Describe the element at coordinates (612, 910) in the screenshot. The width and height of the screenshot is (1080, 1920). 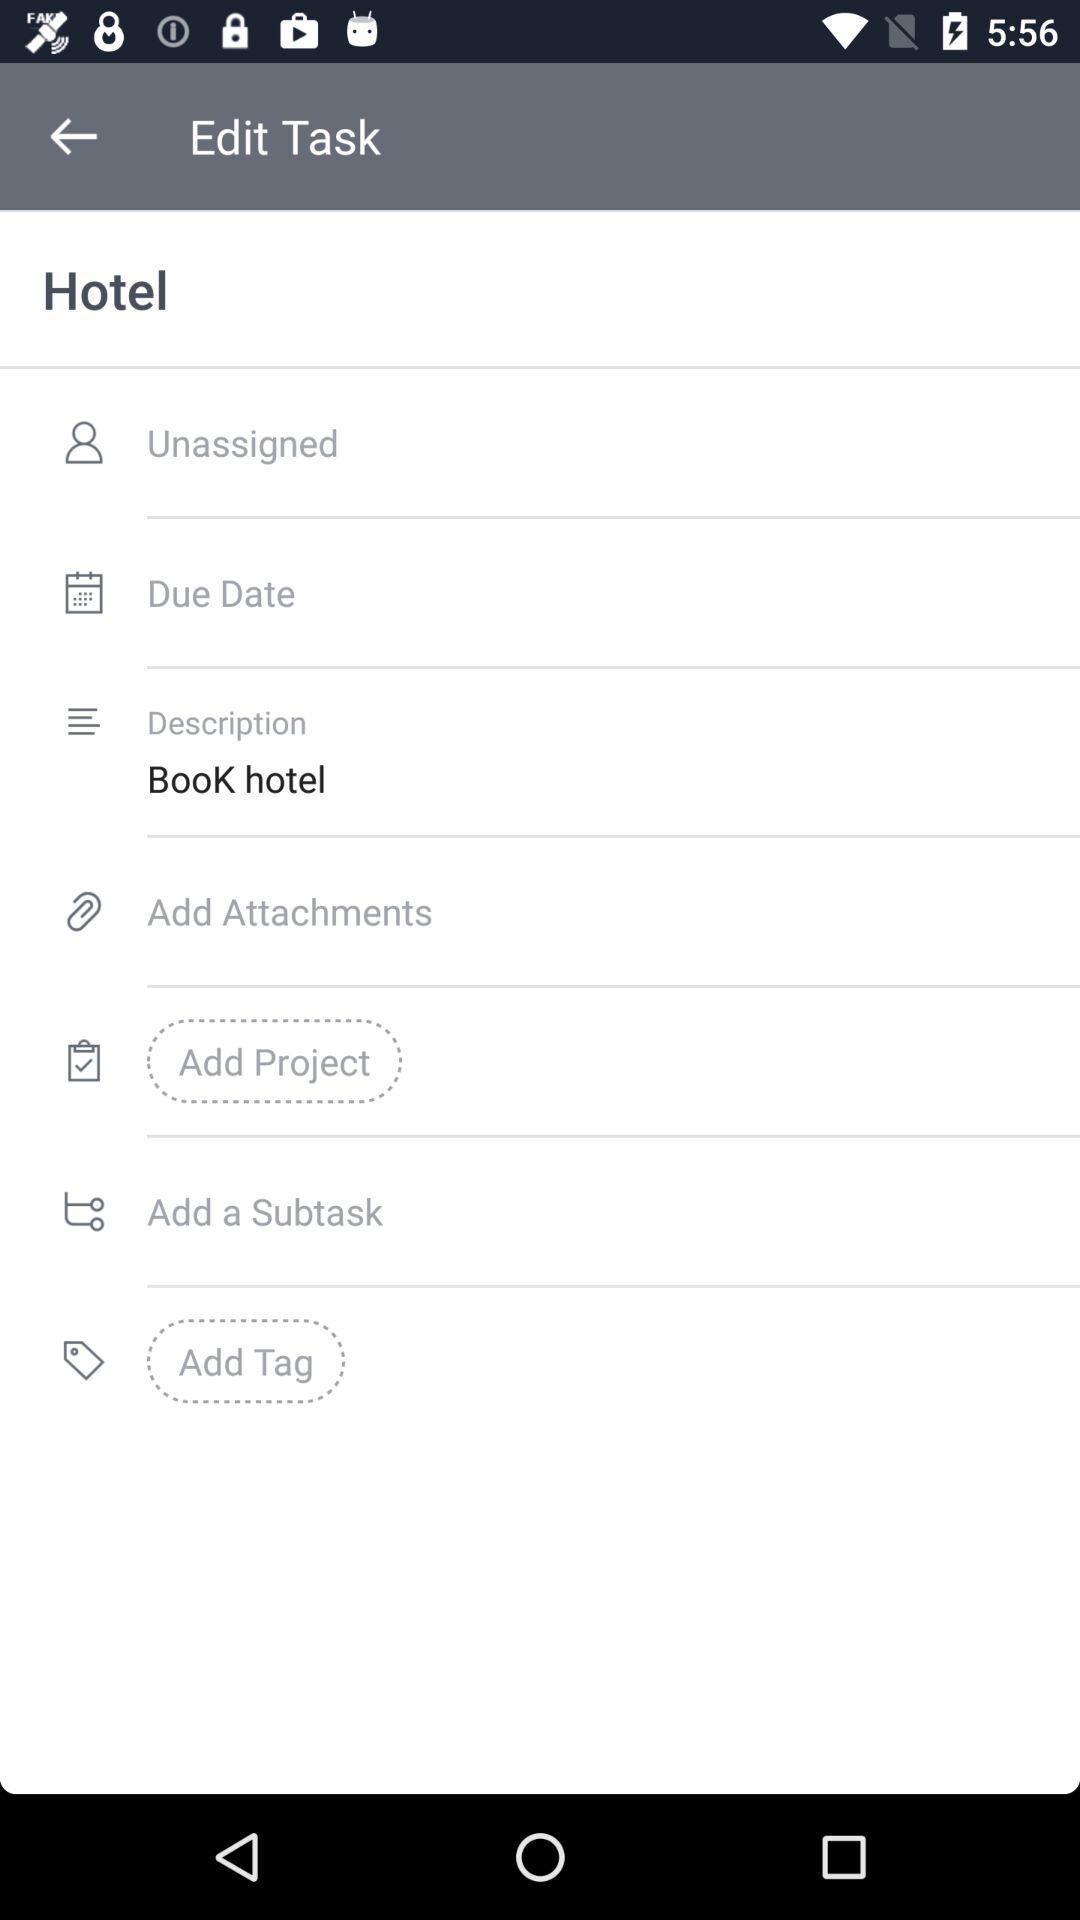
I see `the text field which is below the book hotel` at that location.